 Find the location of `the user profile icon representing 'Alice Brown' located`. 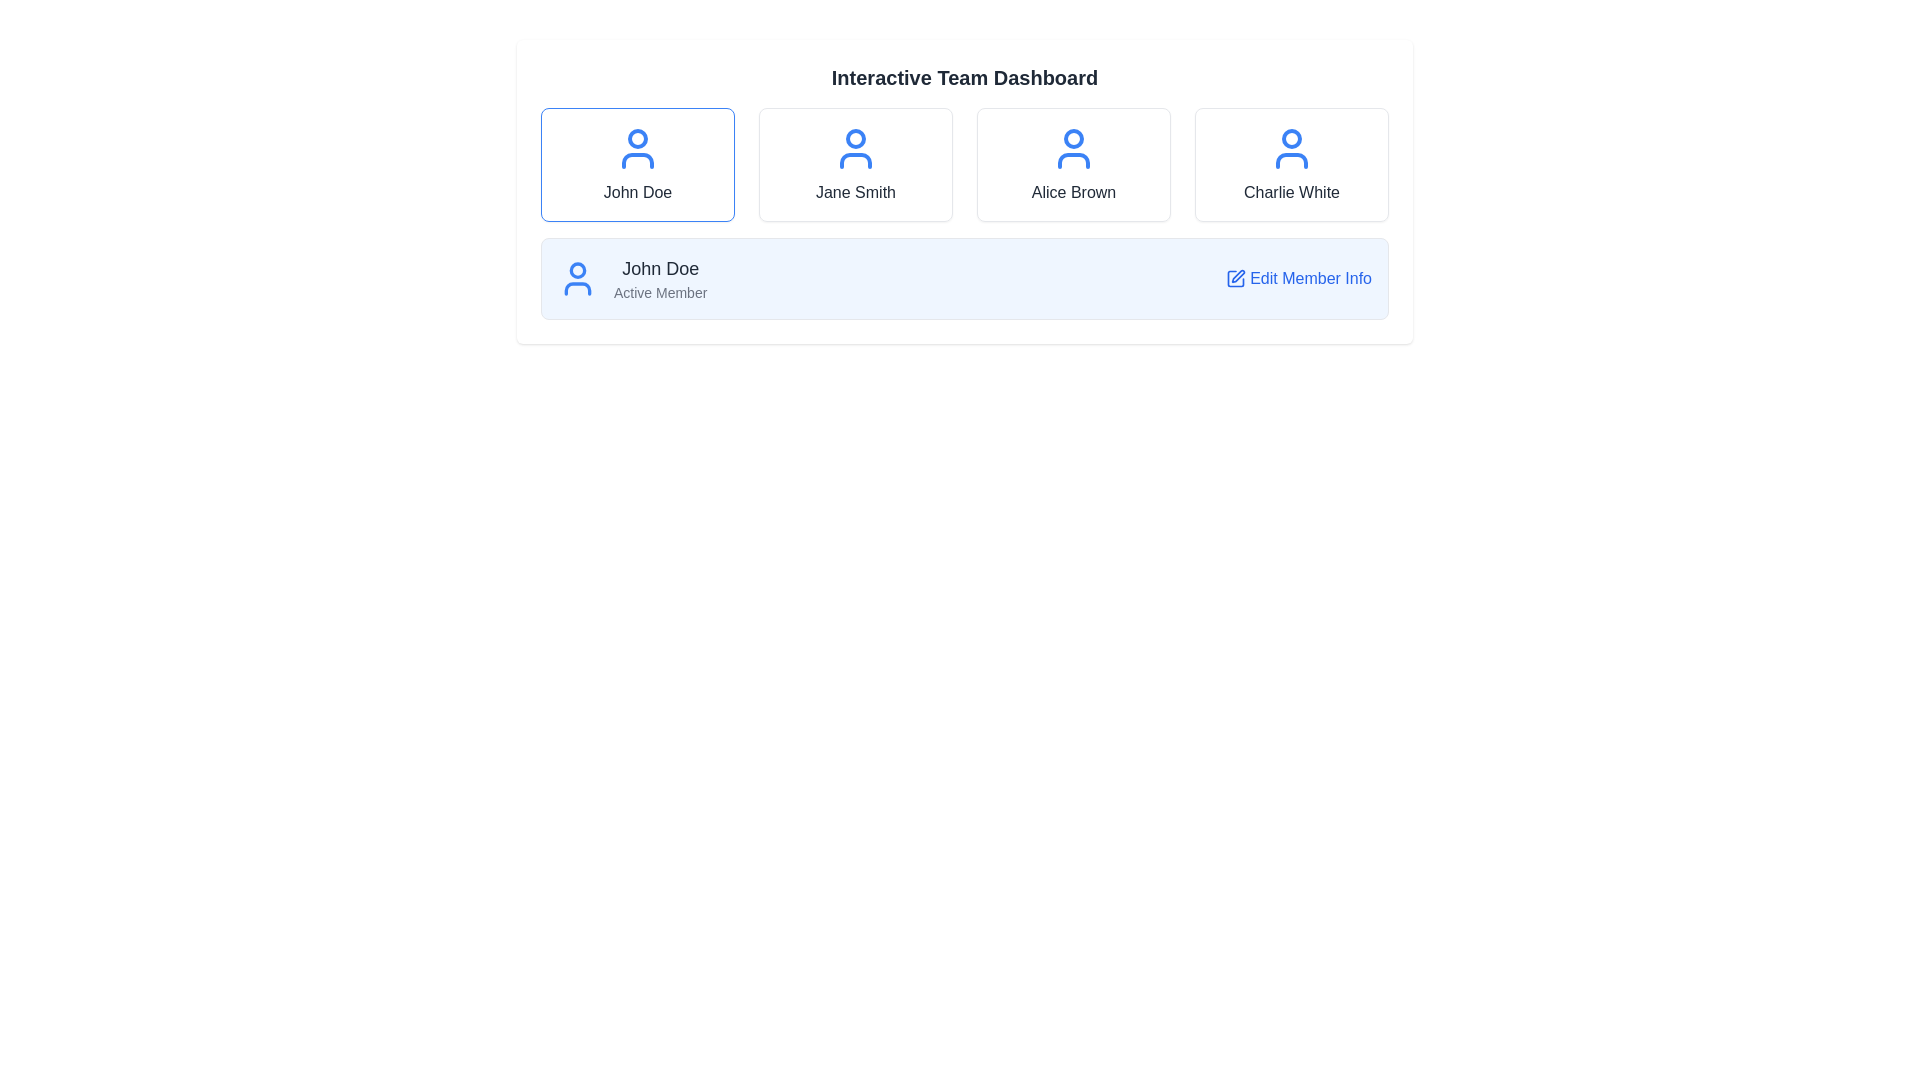

the user profile icon representing 'Alice Brown' located is located at coordinates (1073, 148).